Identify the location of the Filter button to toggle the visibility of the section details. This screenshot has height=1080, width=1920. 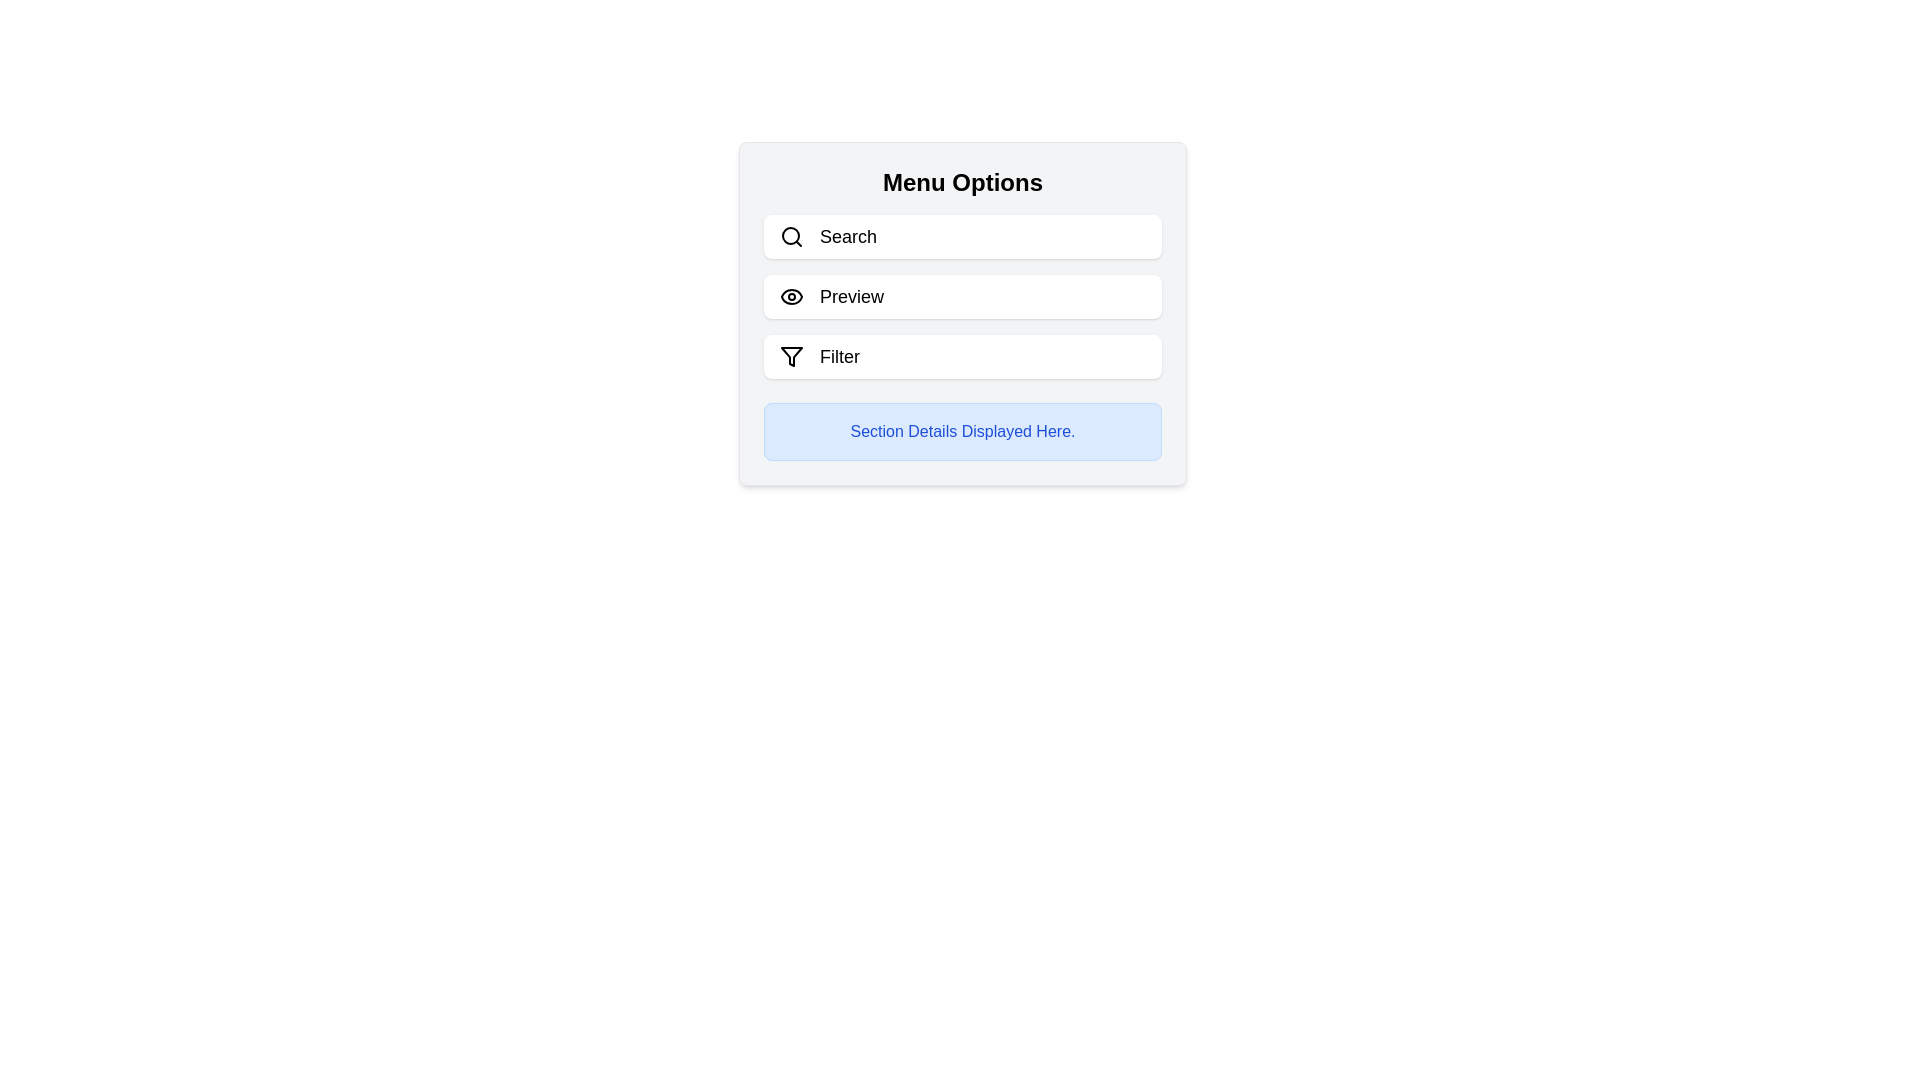
(963, 356).